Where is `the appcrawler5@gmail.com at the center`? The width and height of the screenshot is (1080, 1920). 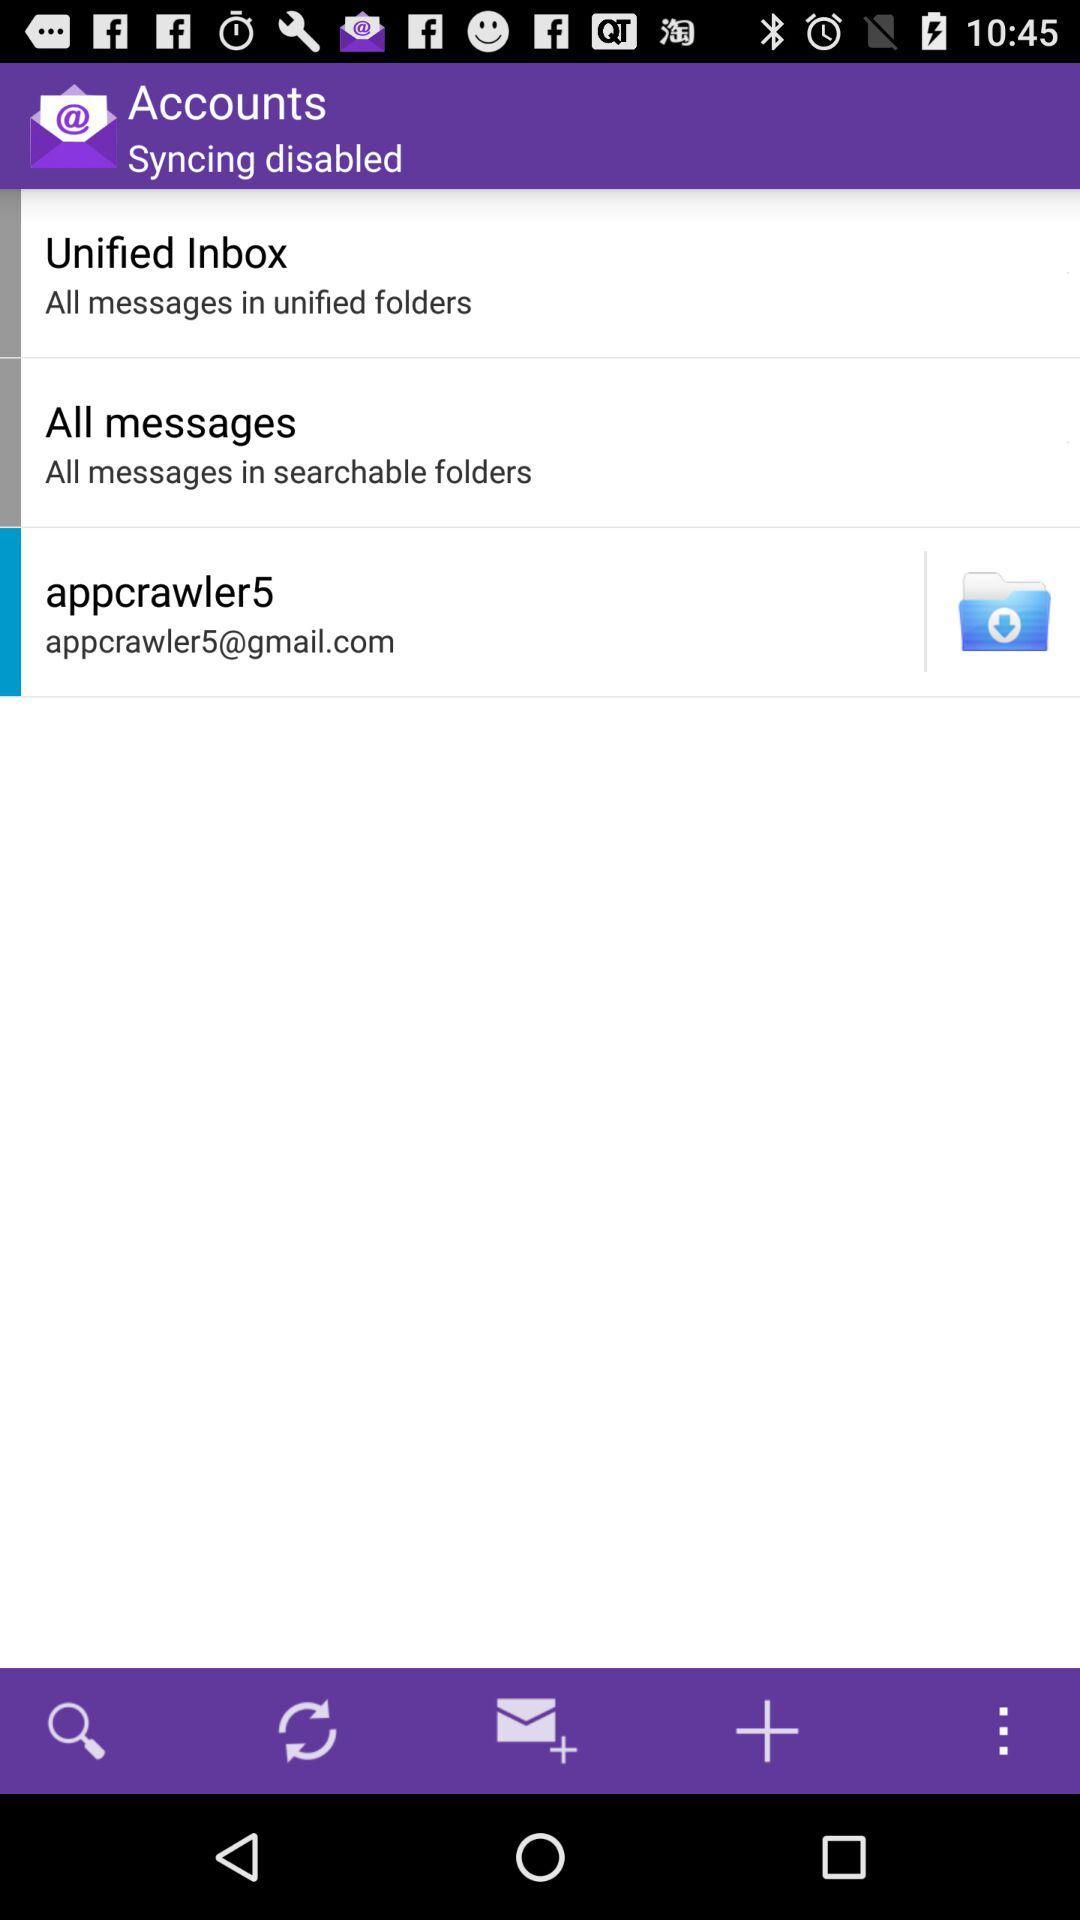 the appcrawler5@gmail.com at the center is located at coordinates (479, 640).